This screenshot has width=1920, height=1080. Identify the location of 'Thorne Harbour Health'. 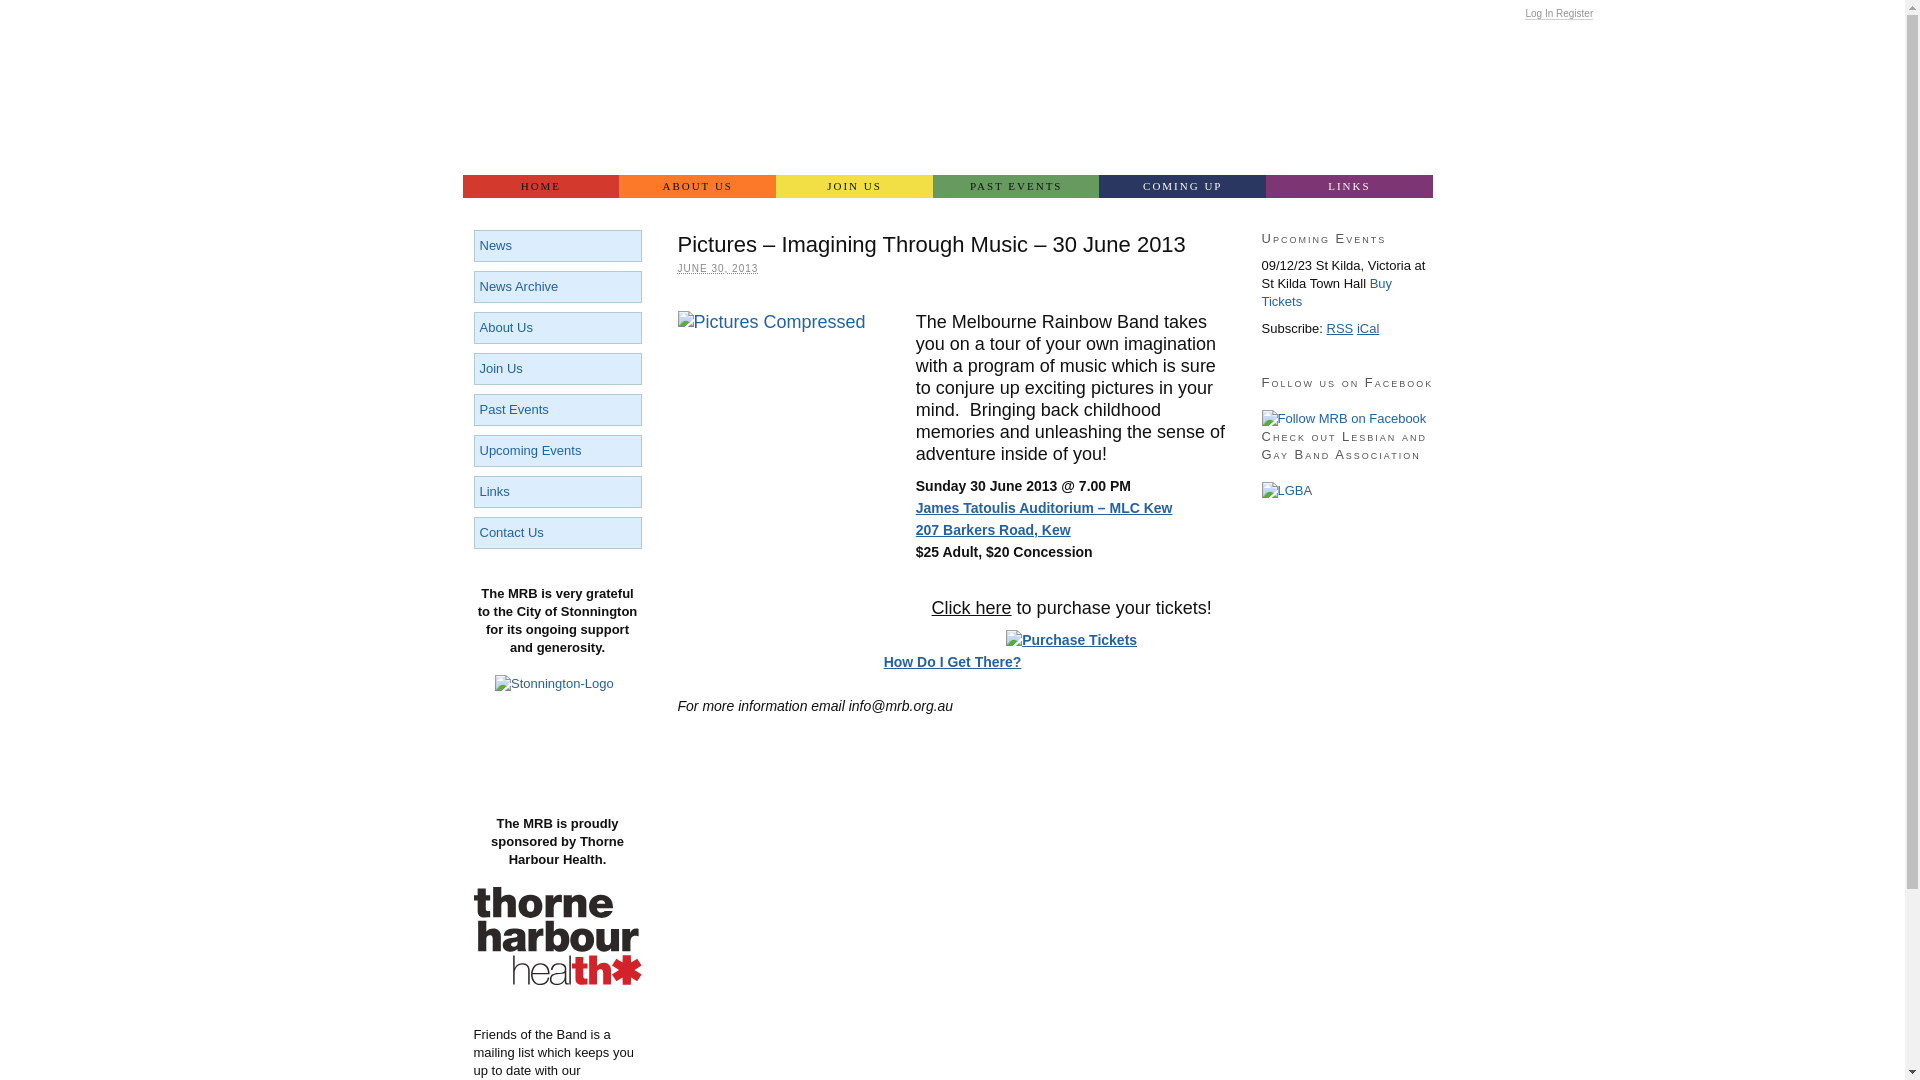
(557, 979).